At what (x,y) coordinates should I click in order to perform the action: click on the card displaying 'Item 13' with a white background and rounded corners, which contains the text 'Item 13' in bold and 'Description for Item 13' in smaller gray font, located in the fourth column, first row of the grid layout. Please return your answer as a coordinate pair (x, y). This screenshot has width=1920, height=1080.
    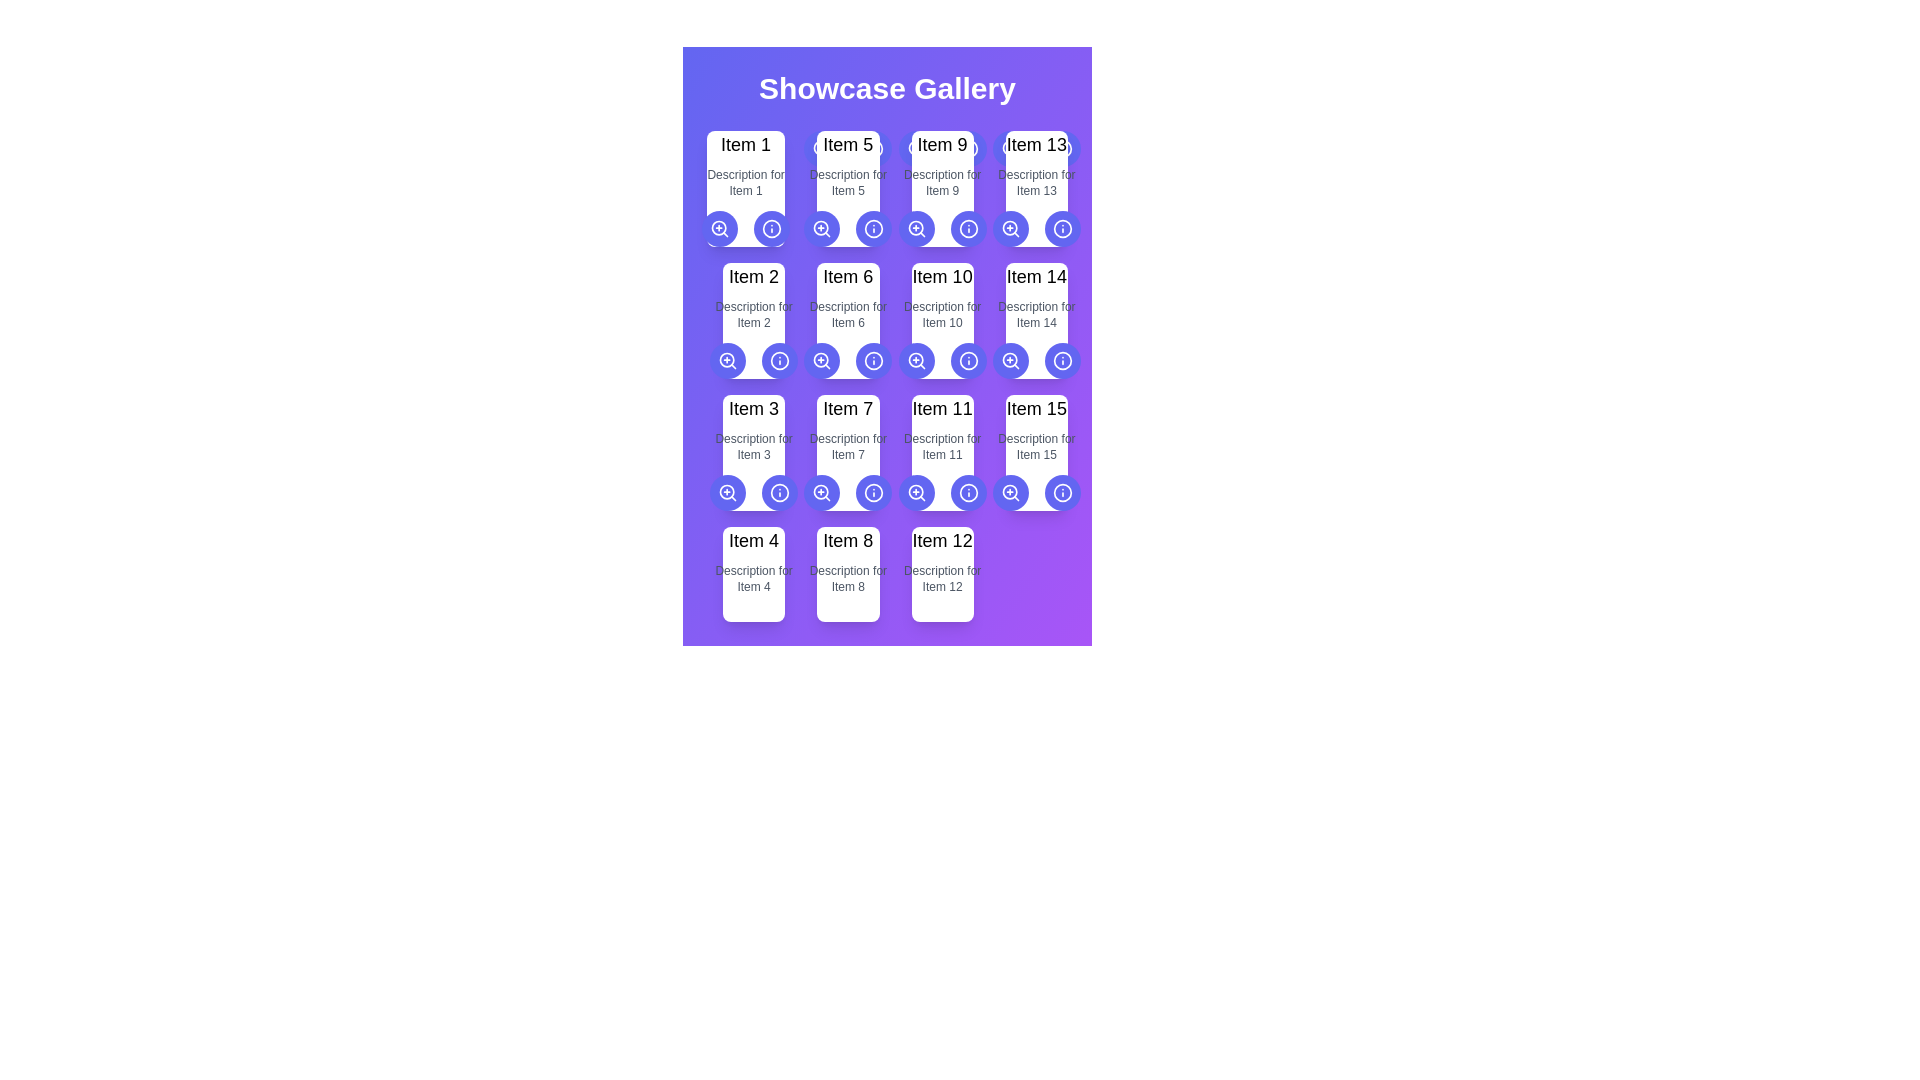
    Looking at the image, I should click on (1036, 189).